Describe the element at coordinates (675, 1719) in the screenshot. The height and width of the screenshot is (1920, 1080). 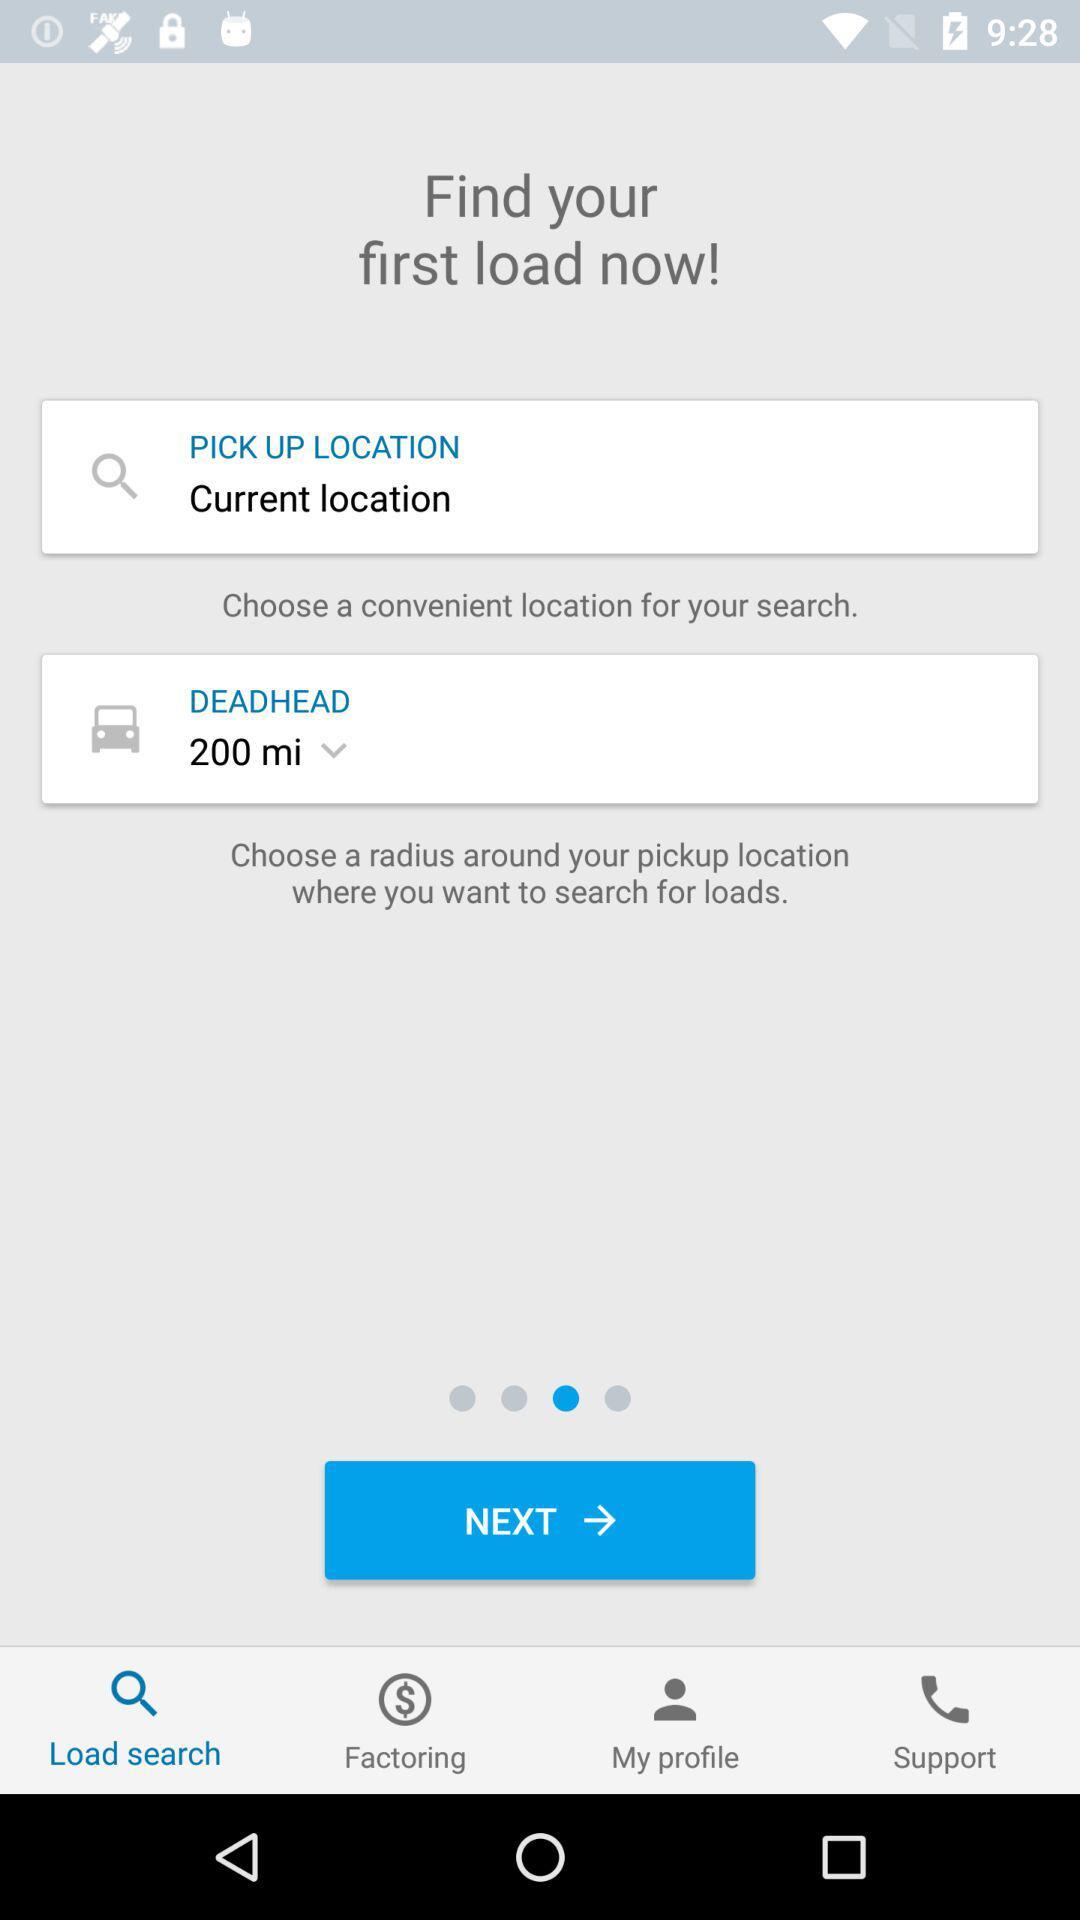
I see `the item to the right of the factoring icon` at that location.